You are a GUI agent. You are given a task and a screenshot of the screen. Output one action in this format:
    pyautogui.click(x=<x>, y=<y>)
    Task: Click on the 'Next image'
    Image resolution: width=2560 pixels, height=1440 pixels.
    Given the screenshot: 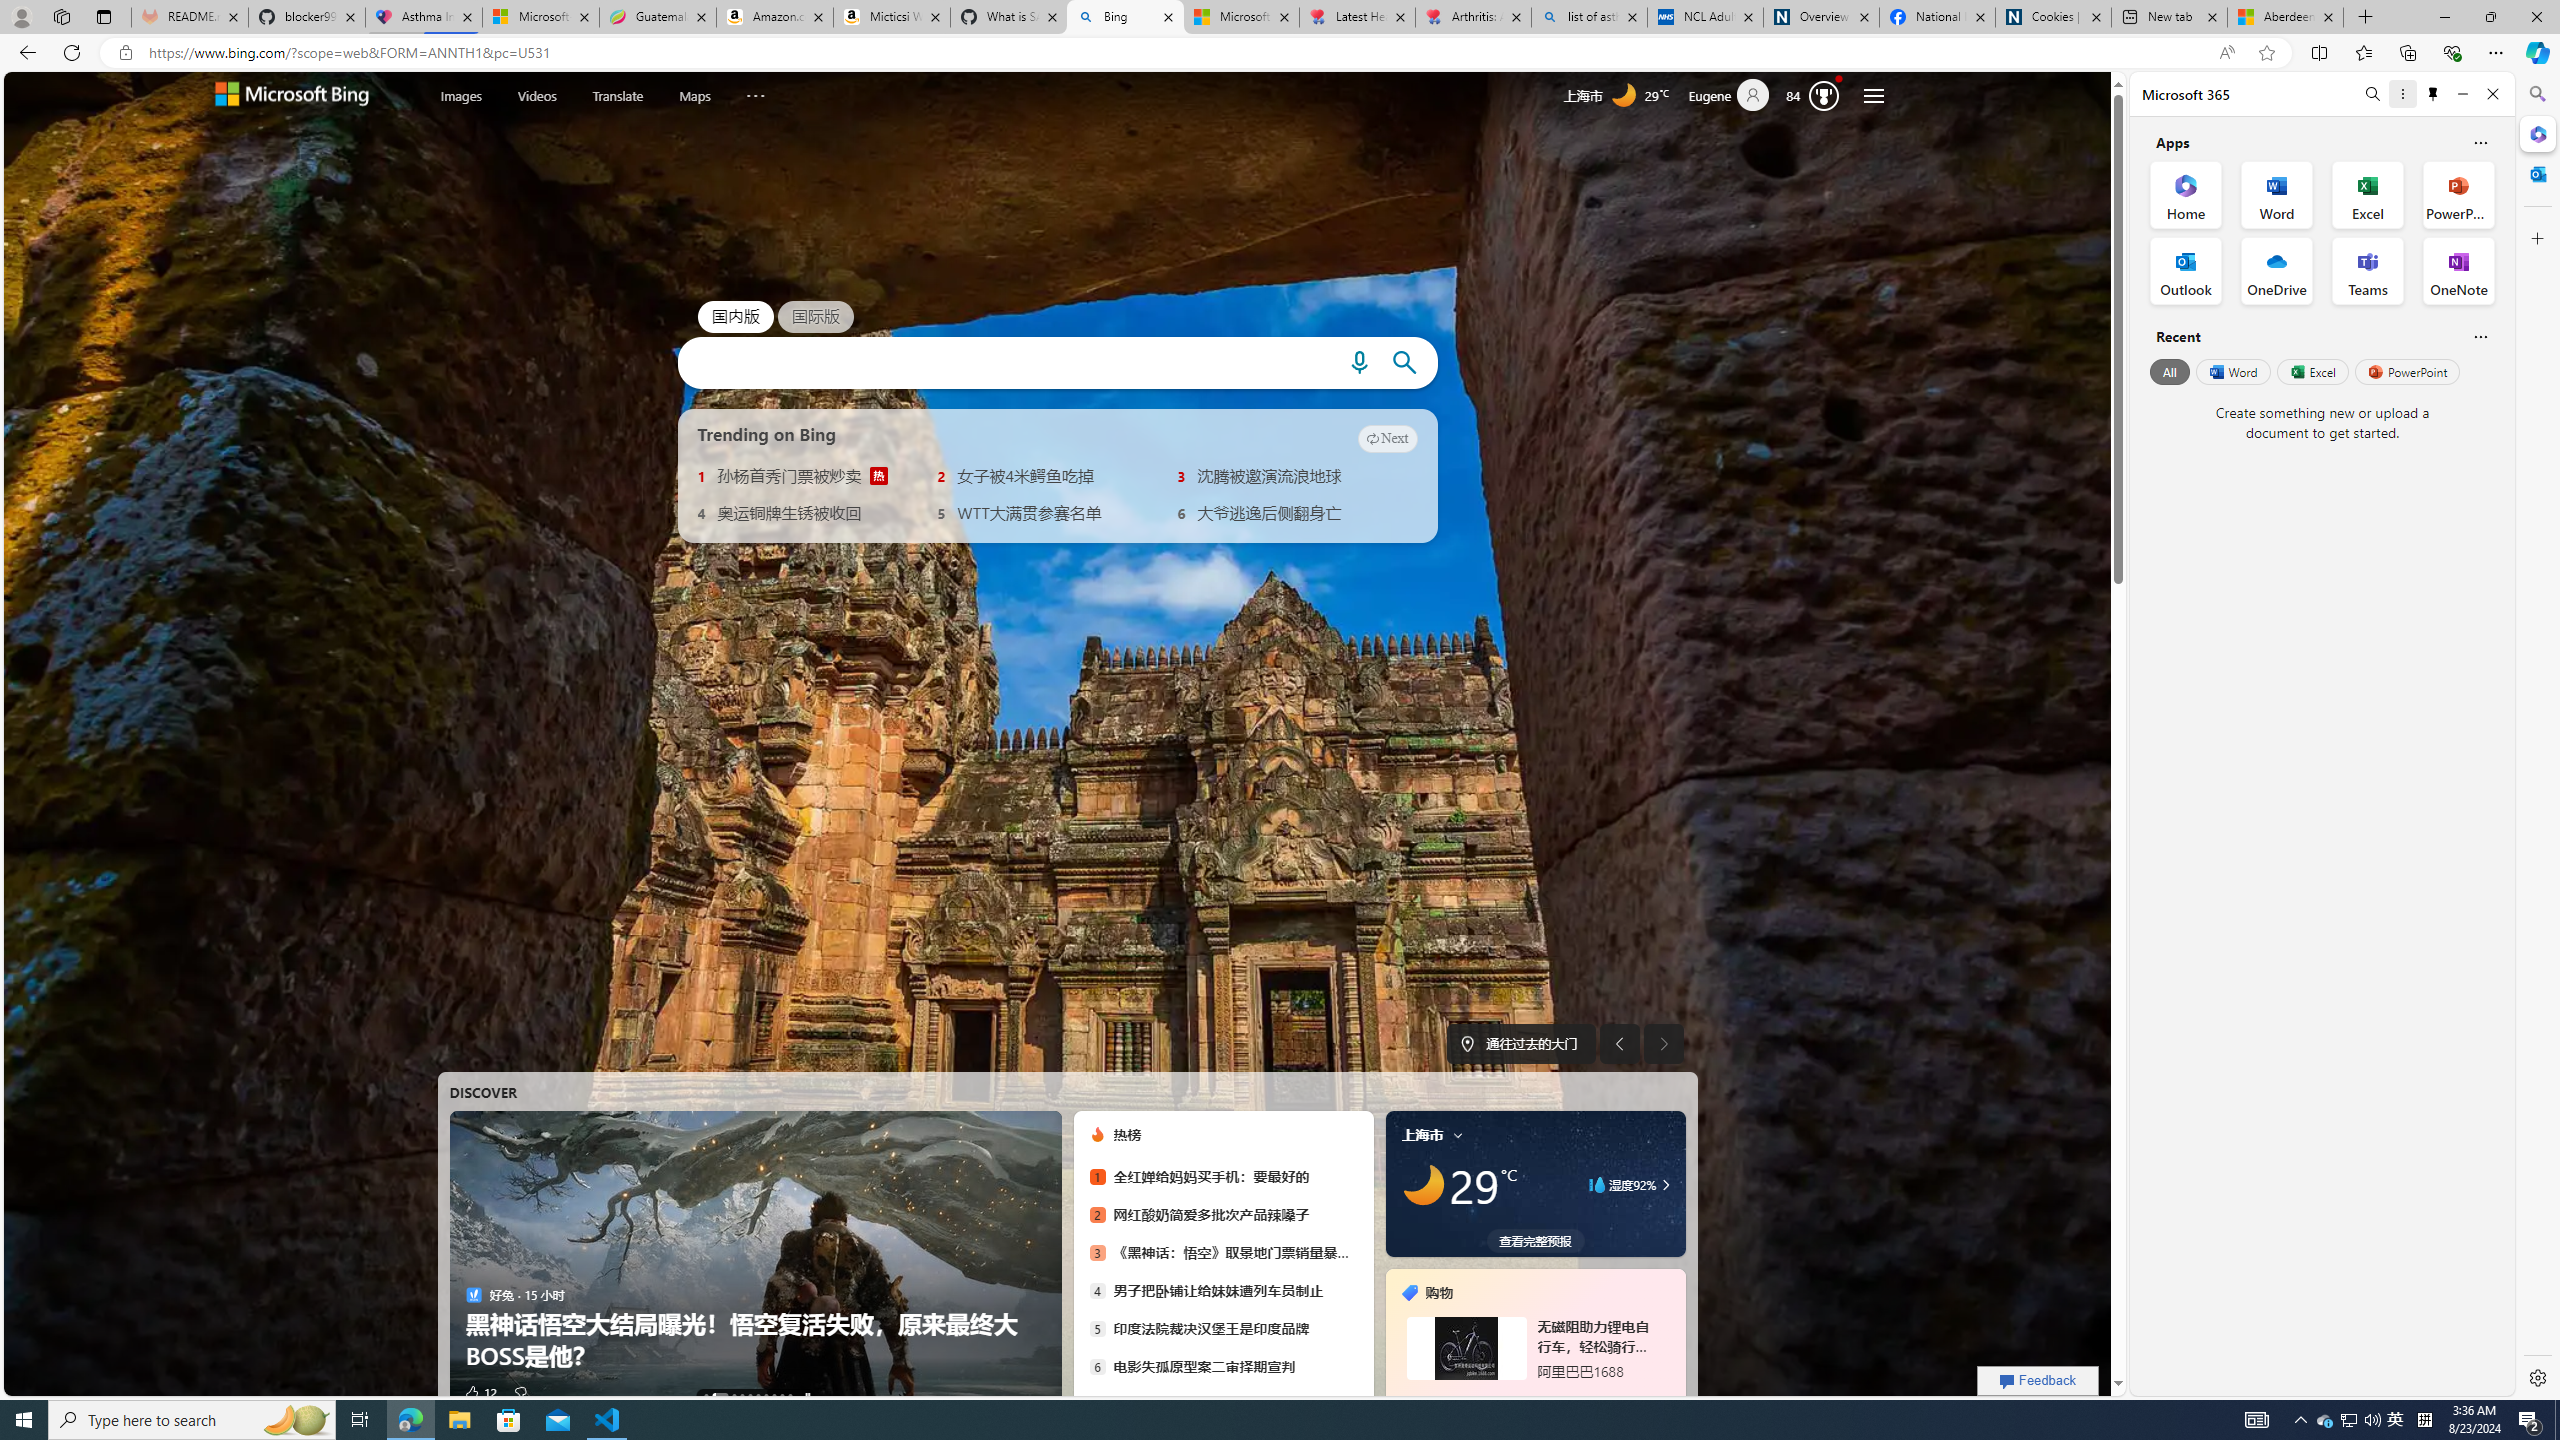 What is the action you would take?
    pyautogui.click(x=1663, y=1043)
    